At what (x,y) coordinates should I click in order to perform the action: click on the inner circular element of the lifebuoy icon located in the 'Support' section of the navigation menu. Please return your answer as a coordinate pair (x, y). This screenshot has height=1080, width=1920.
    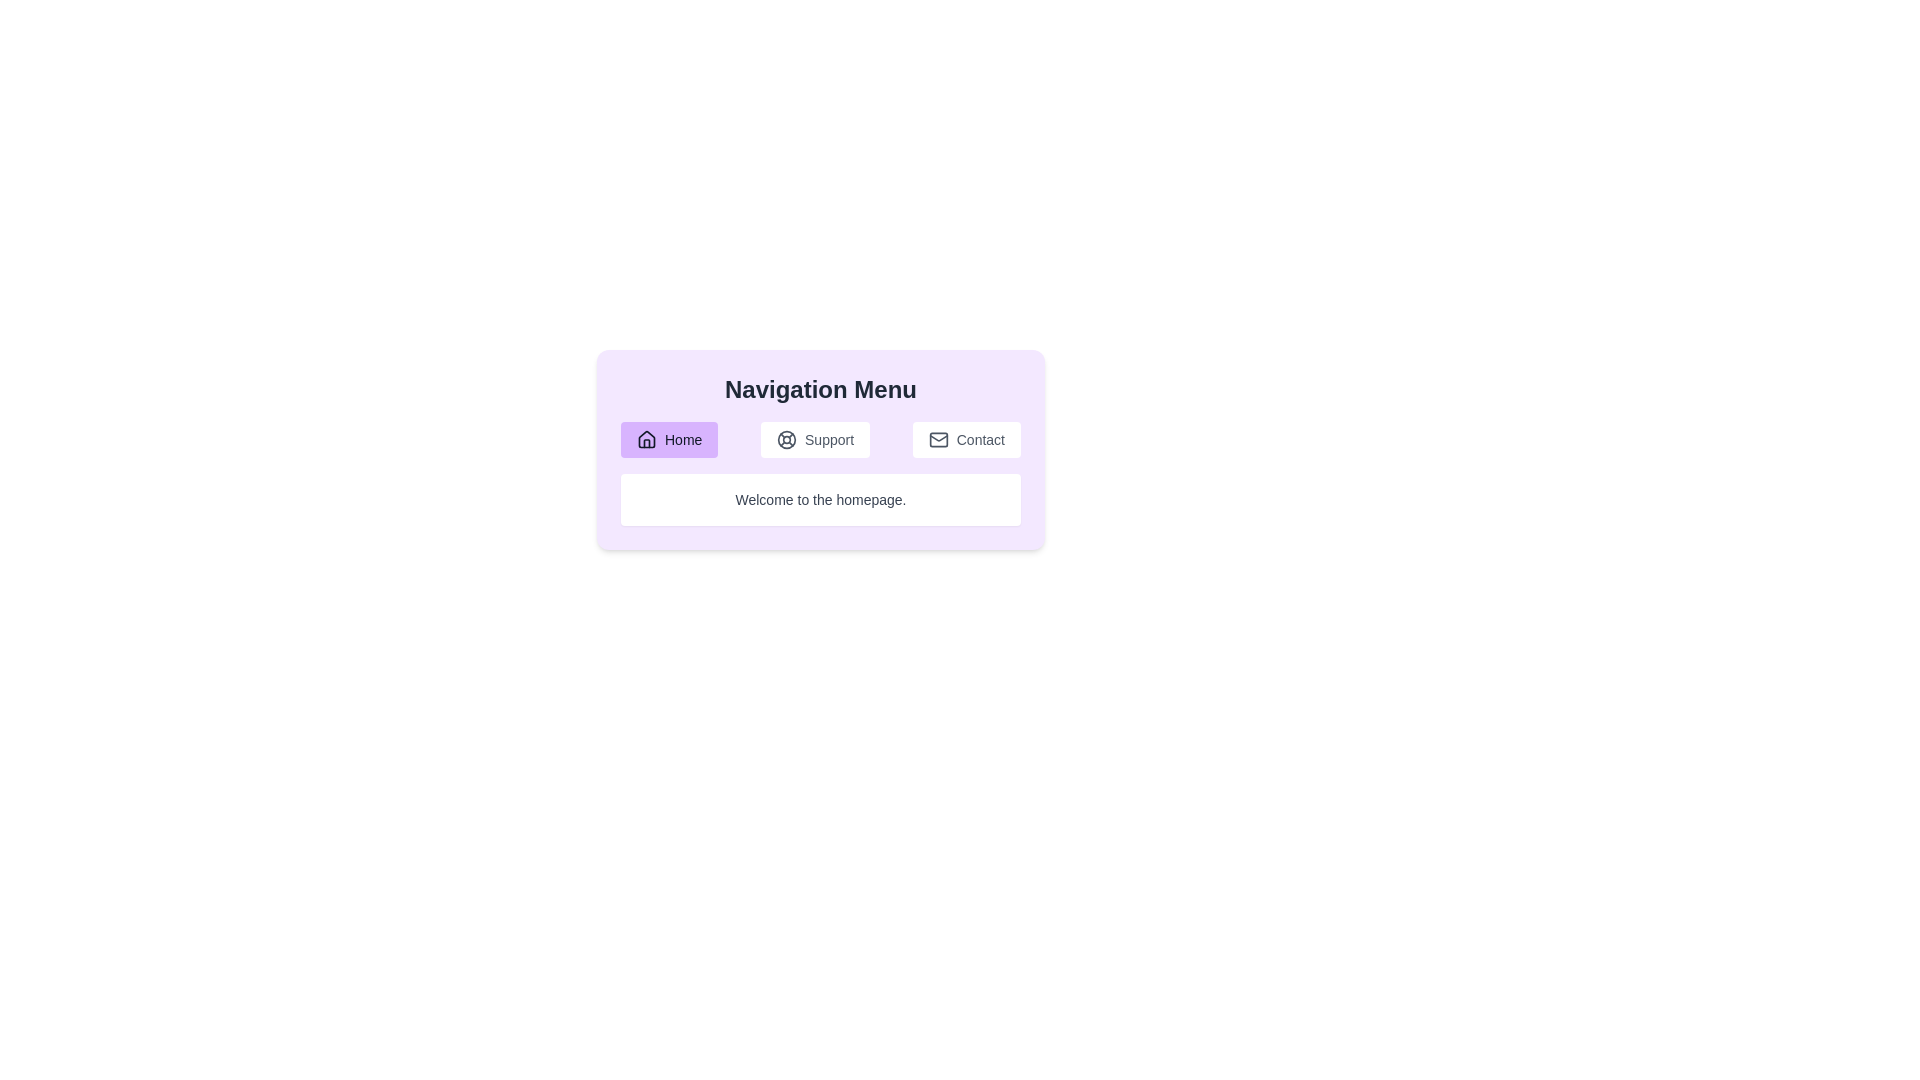
    Looking at the image, I should click on (786, 438).